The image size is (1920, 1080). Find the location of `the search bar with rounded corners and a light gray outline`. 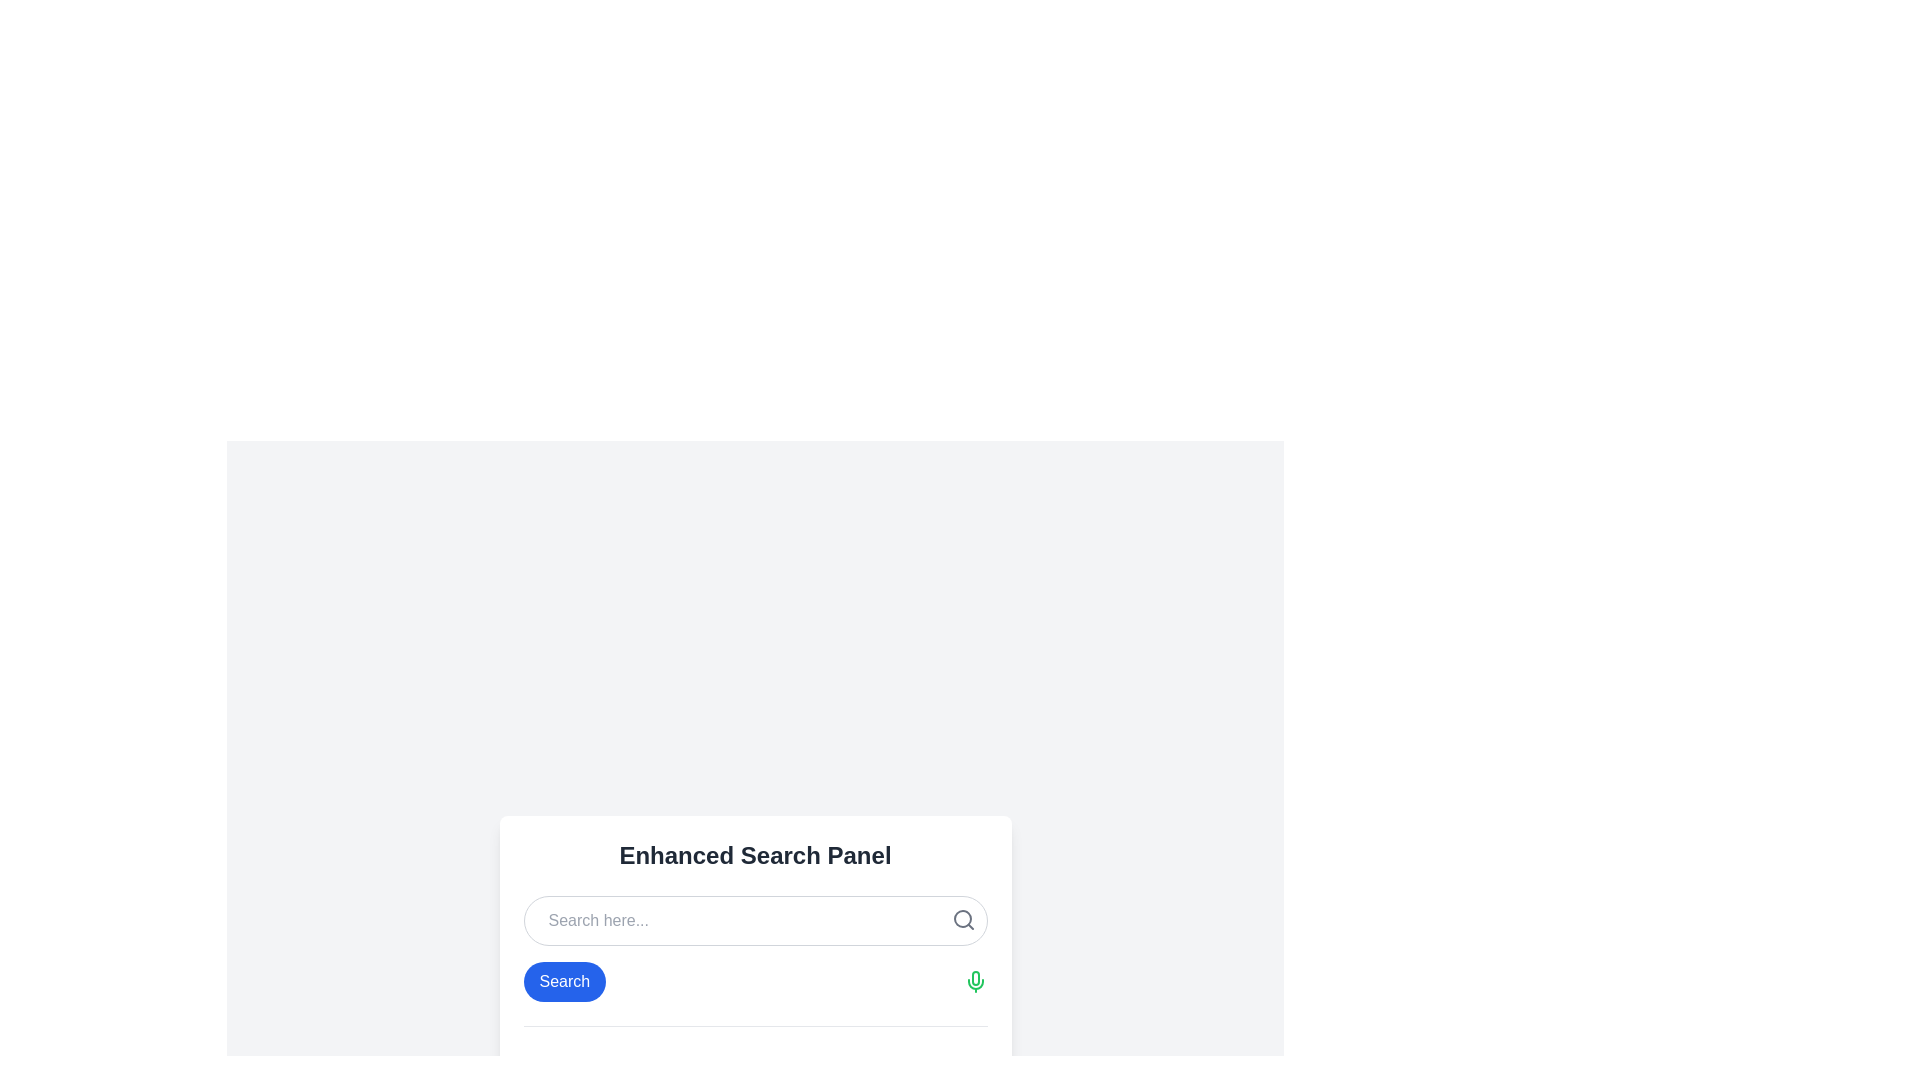

the search bar with rounded corners and a light gray outline is located at coordinates (754, 920).